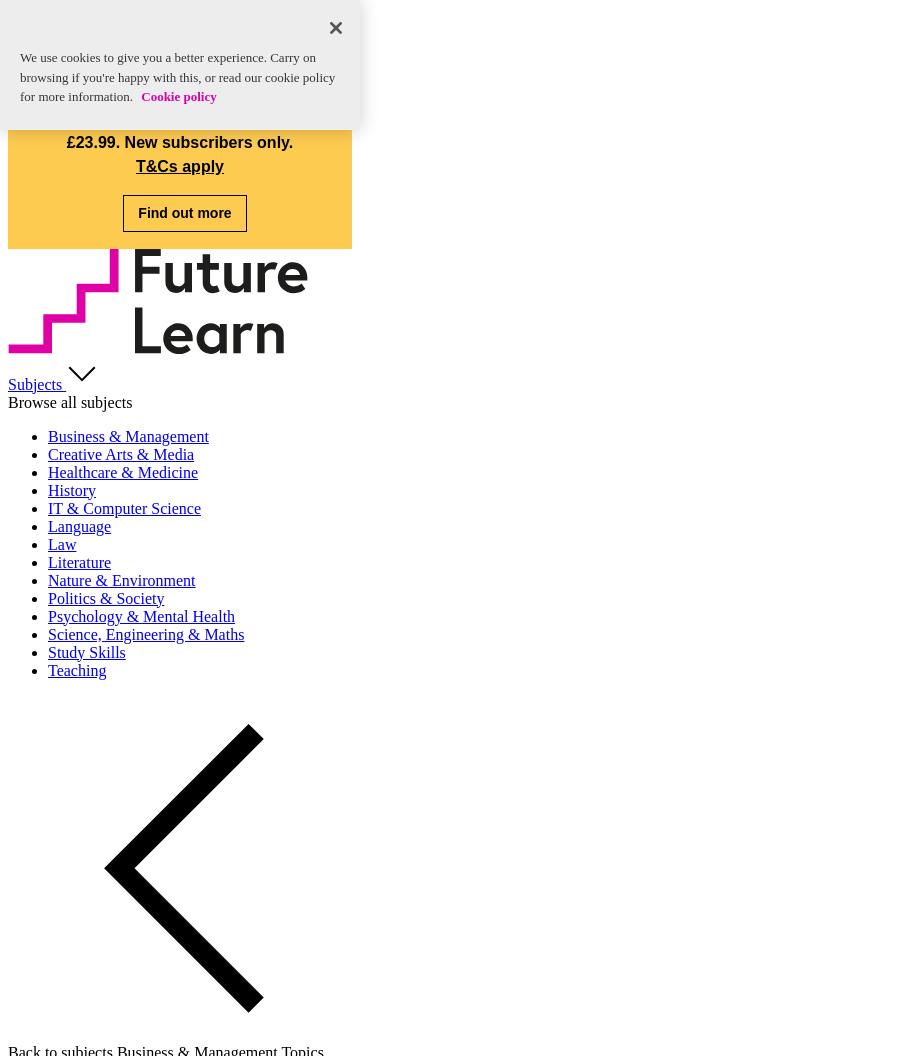  Describe the element at coordinates (146, 632) in the screenshot. I see `'Science, Engineering & Maths'` at that location.